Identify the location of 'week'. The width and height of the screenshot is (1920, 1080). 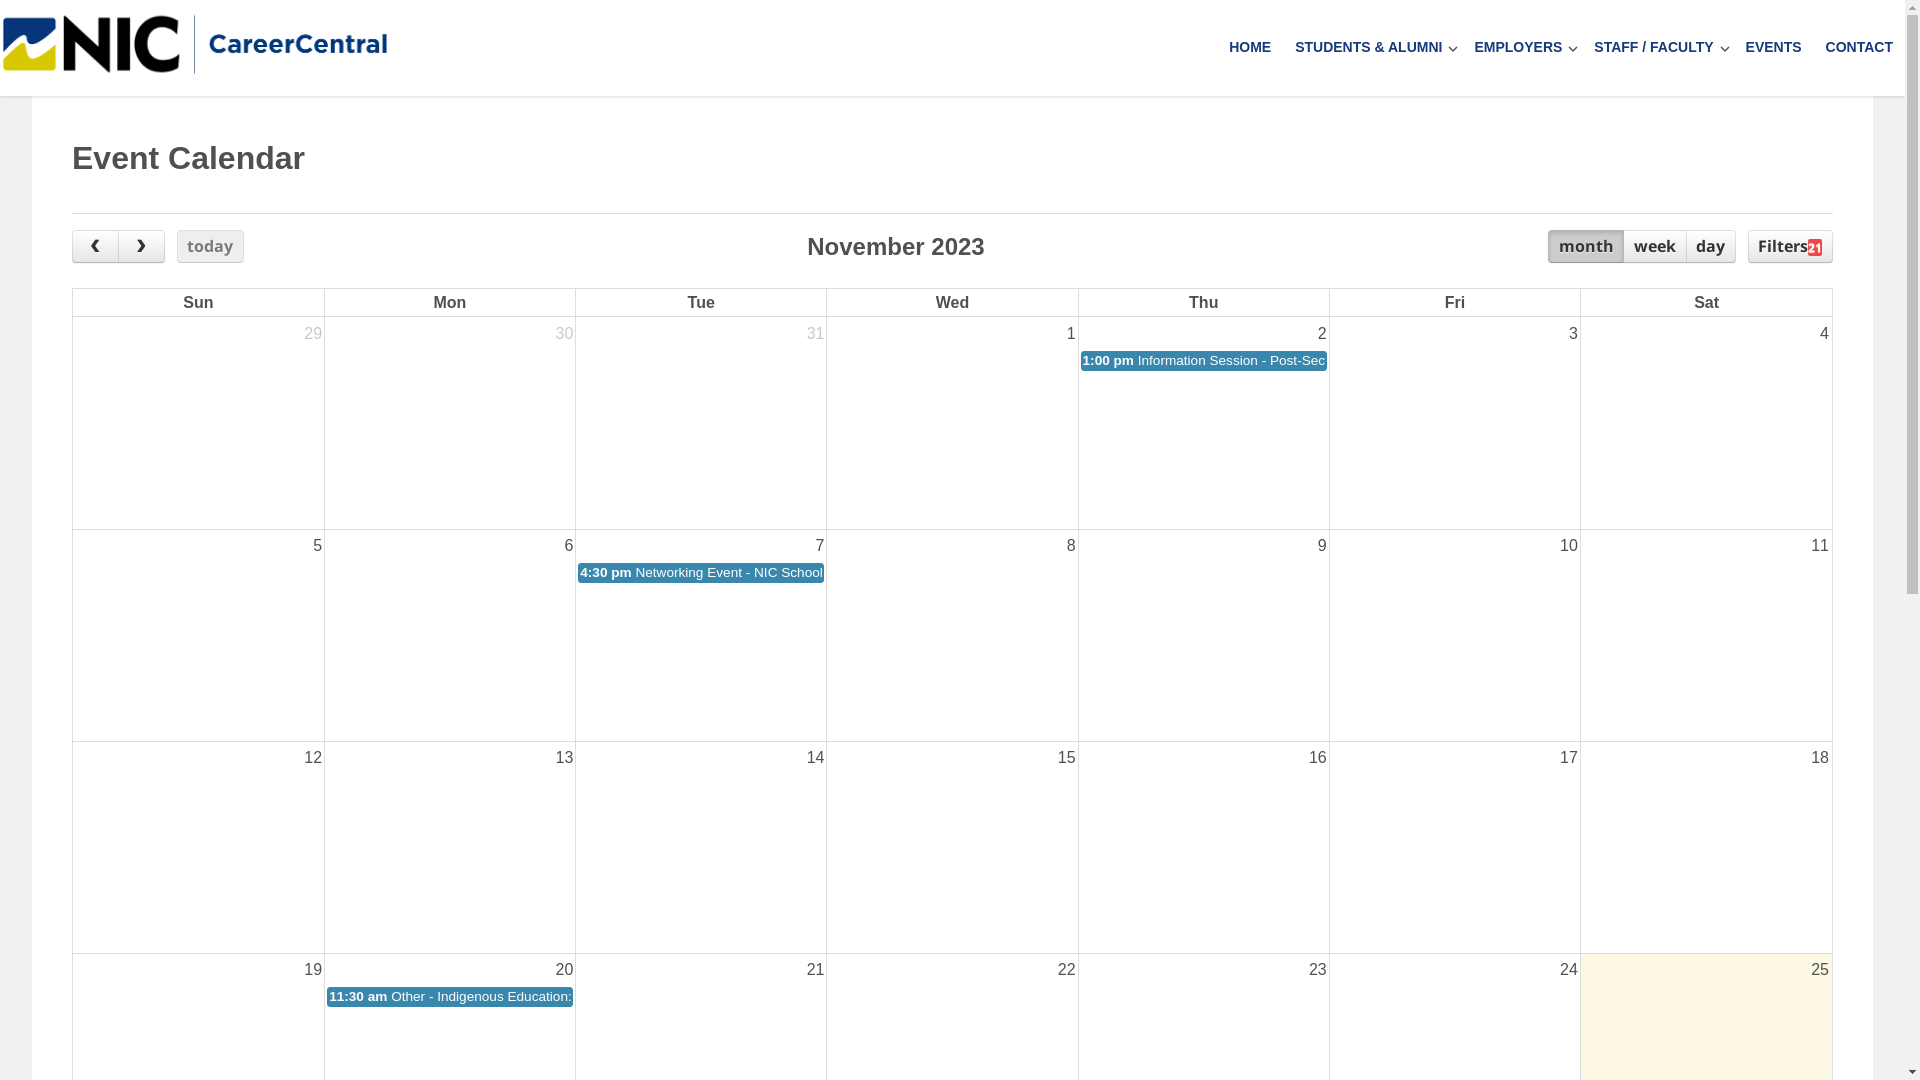
(1654, 245).